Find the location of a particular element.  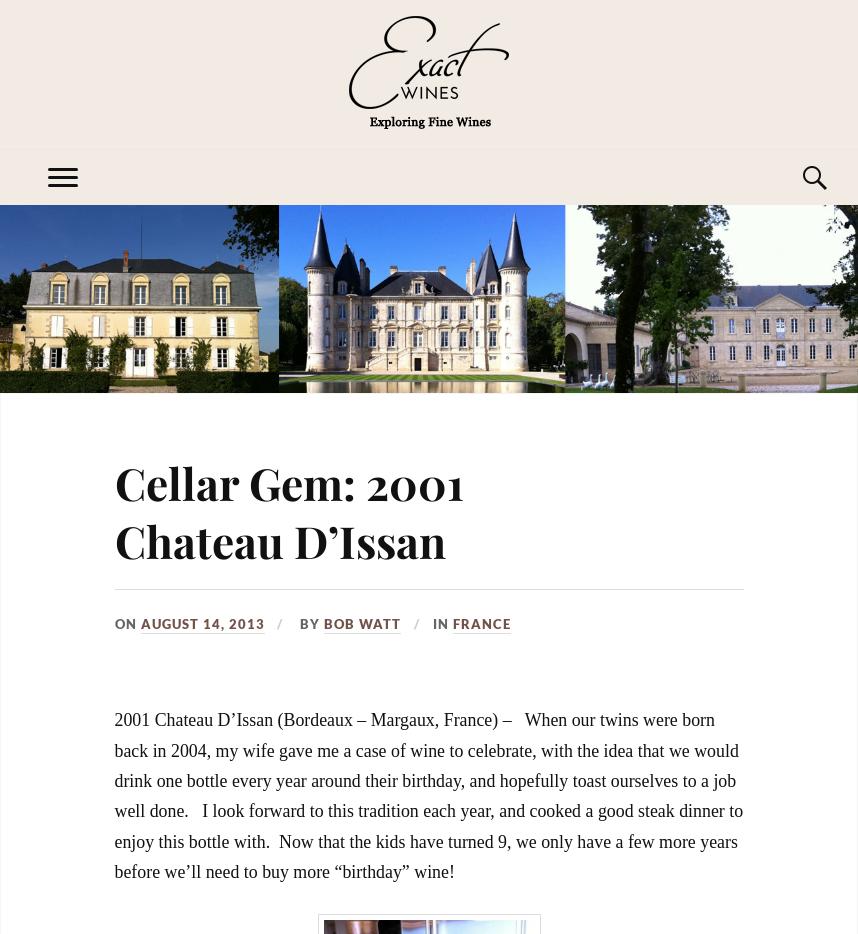

'August 14, 2013' is located at coordinates (139, 622).